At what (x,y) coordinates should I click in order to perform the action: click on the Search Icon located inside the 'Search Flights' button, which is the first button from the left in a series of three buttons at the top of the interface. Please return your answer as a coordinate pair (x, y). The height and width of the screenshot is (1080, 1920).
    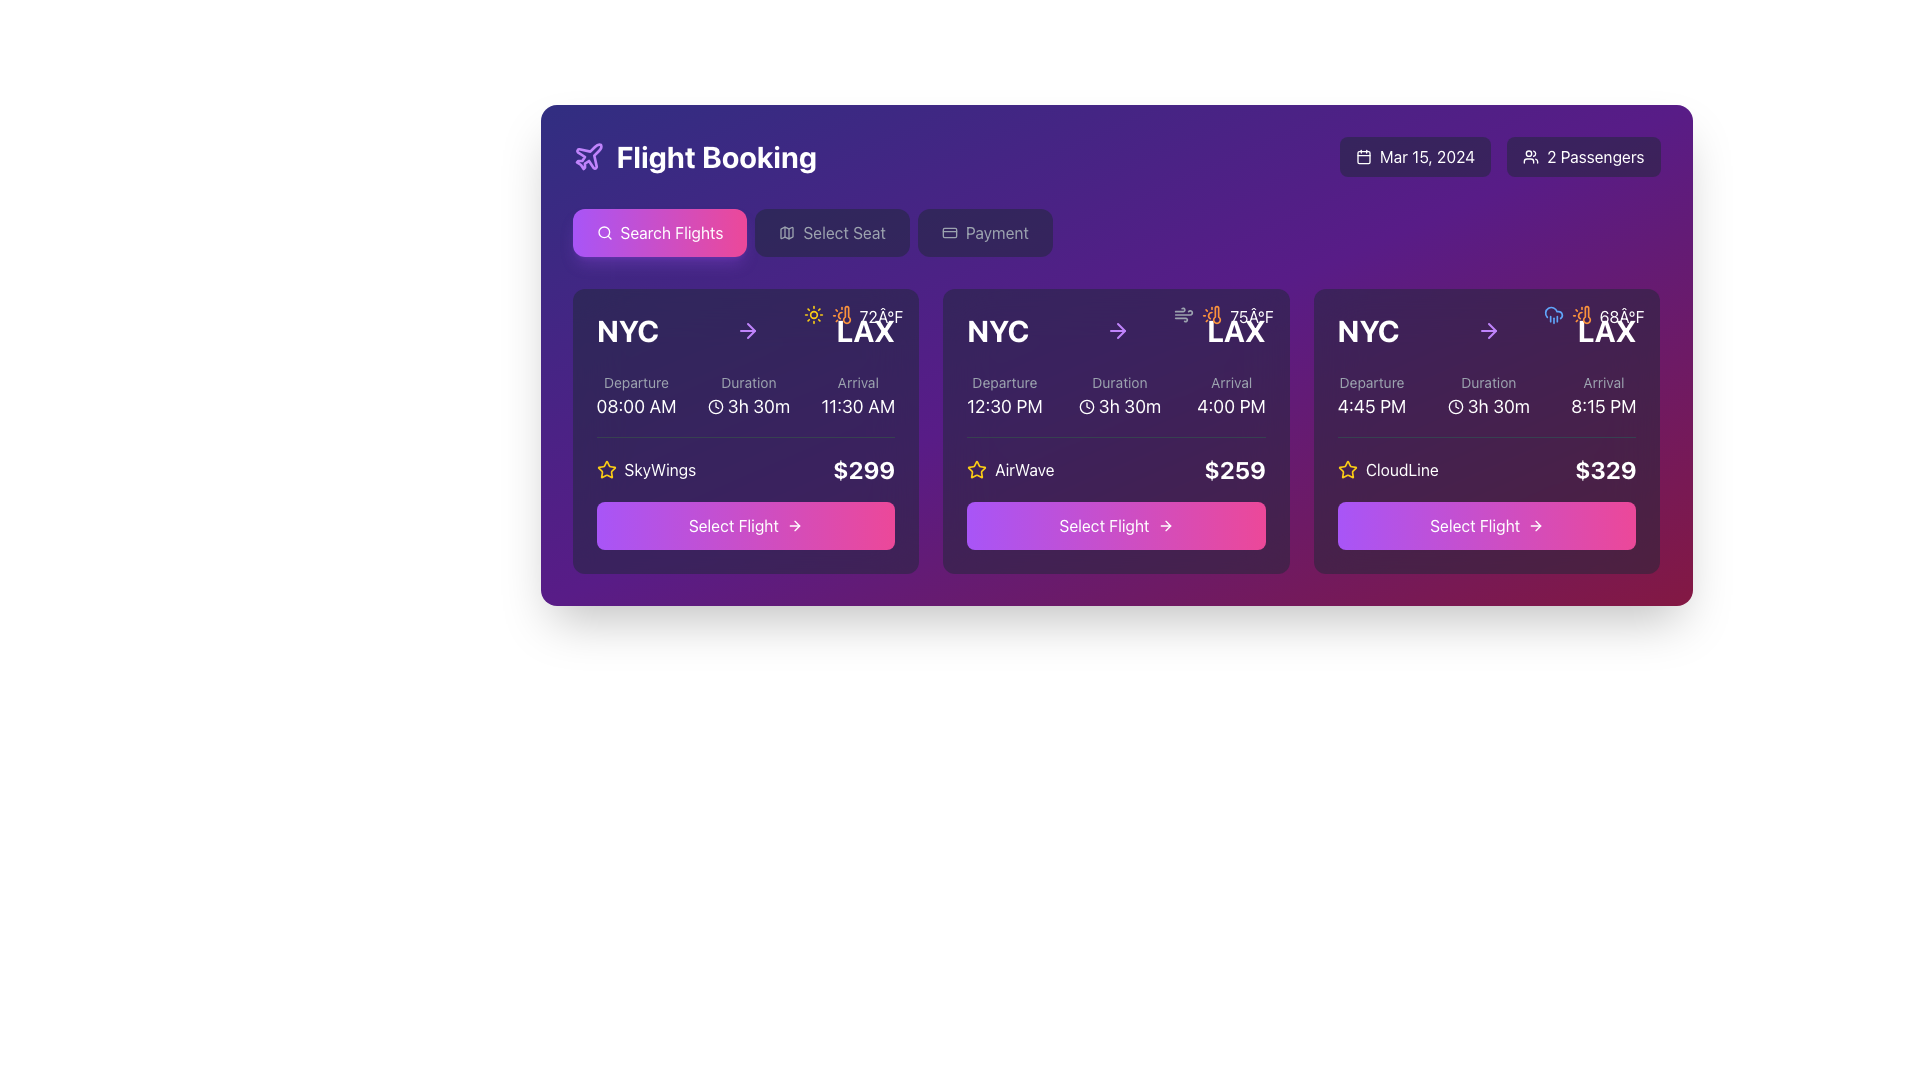
    Looking at the image, I should click on (603, 231).